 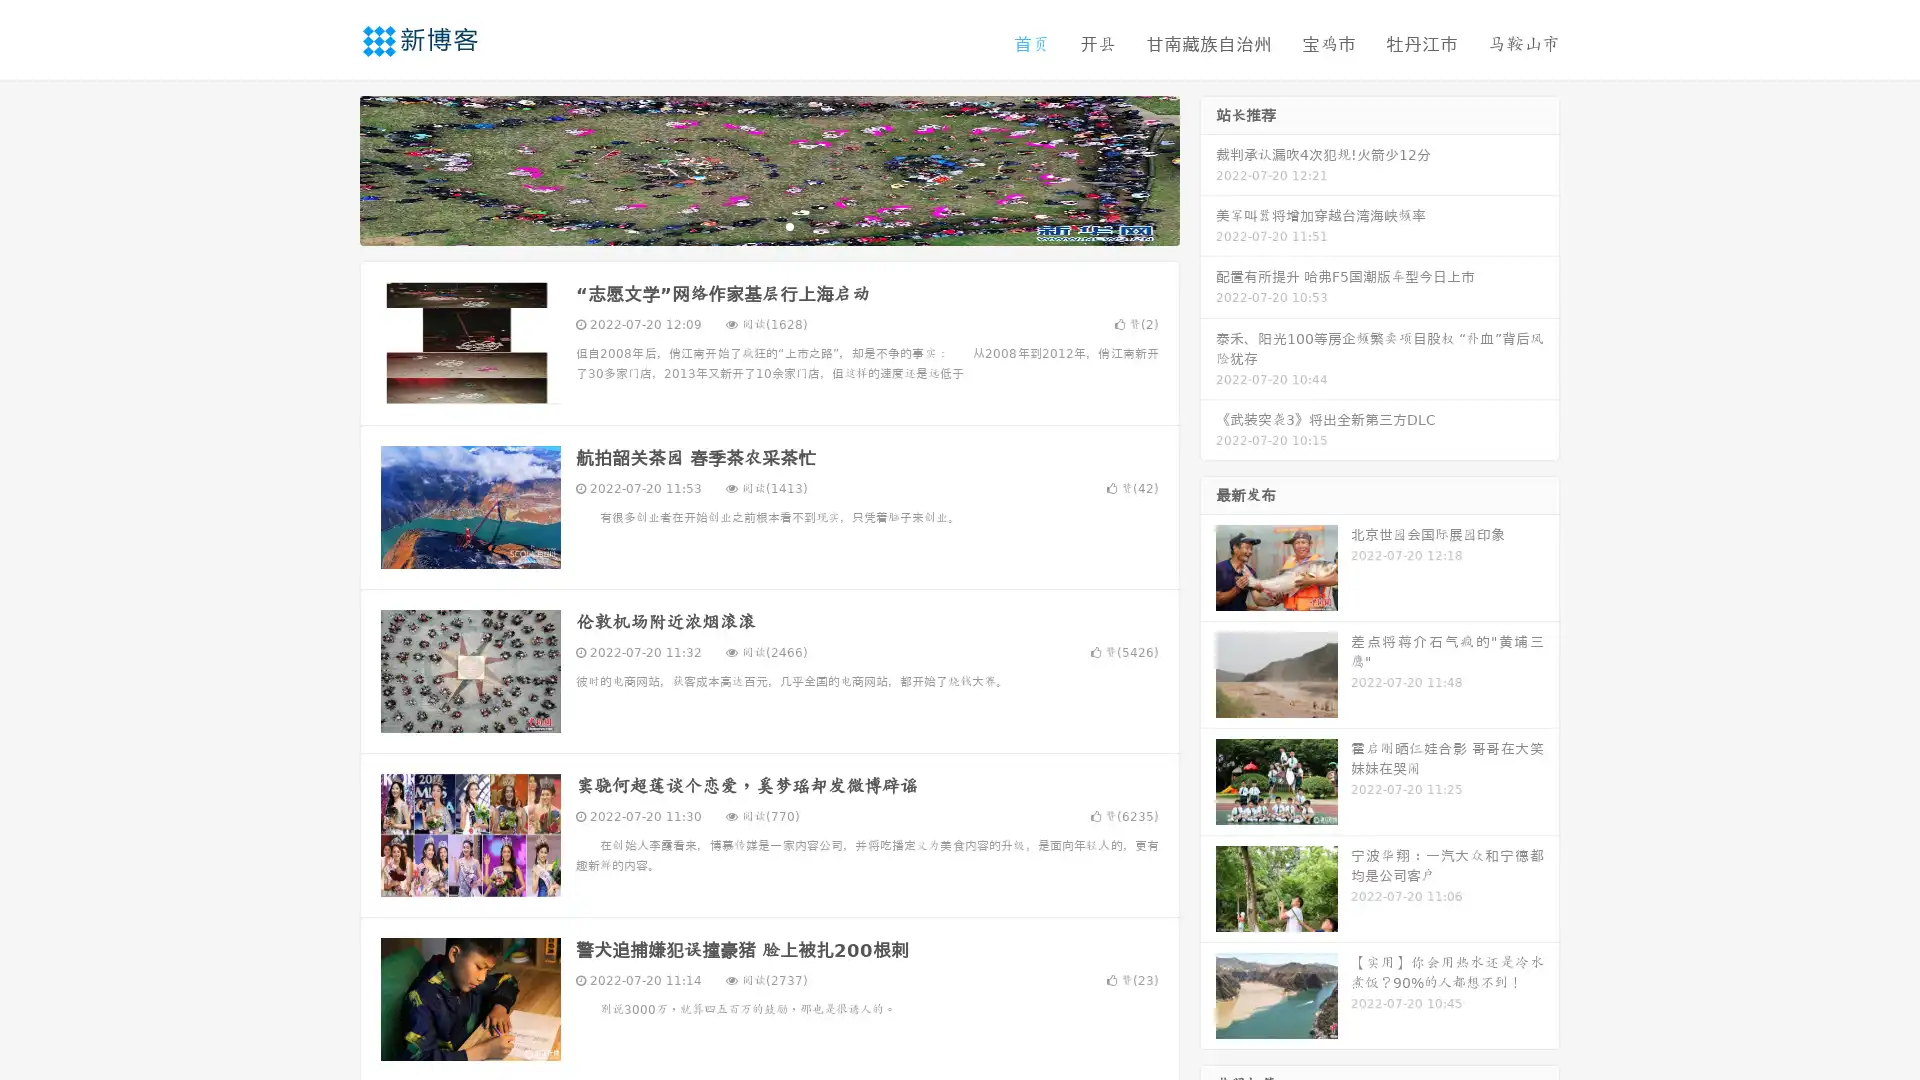 What do you see at coordinates (768, 225) in the screenshot?
I see `Go to slide 2` at bounding box center [768, 225].